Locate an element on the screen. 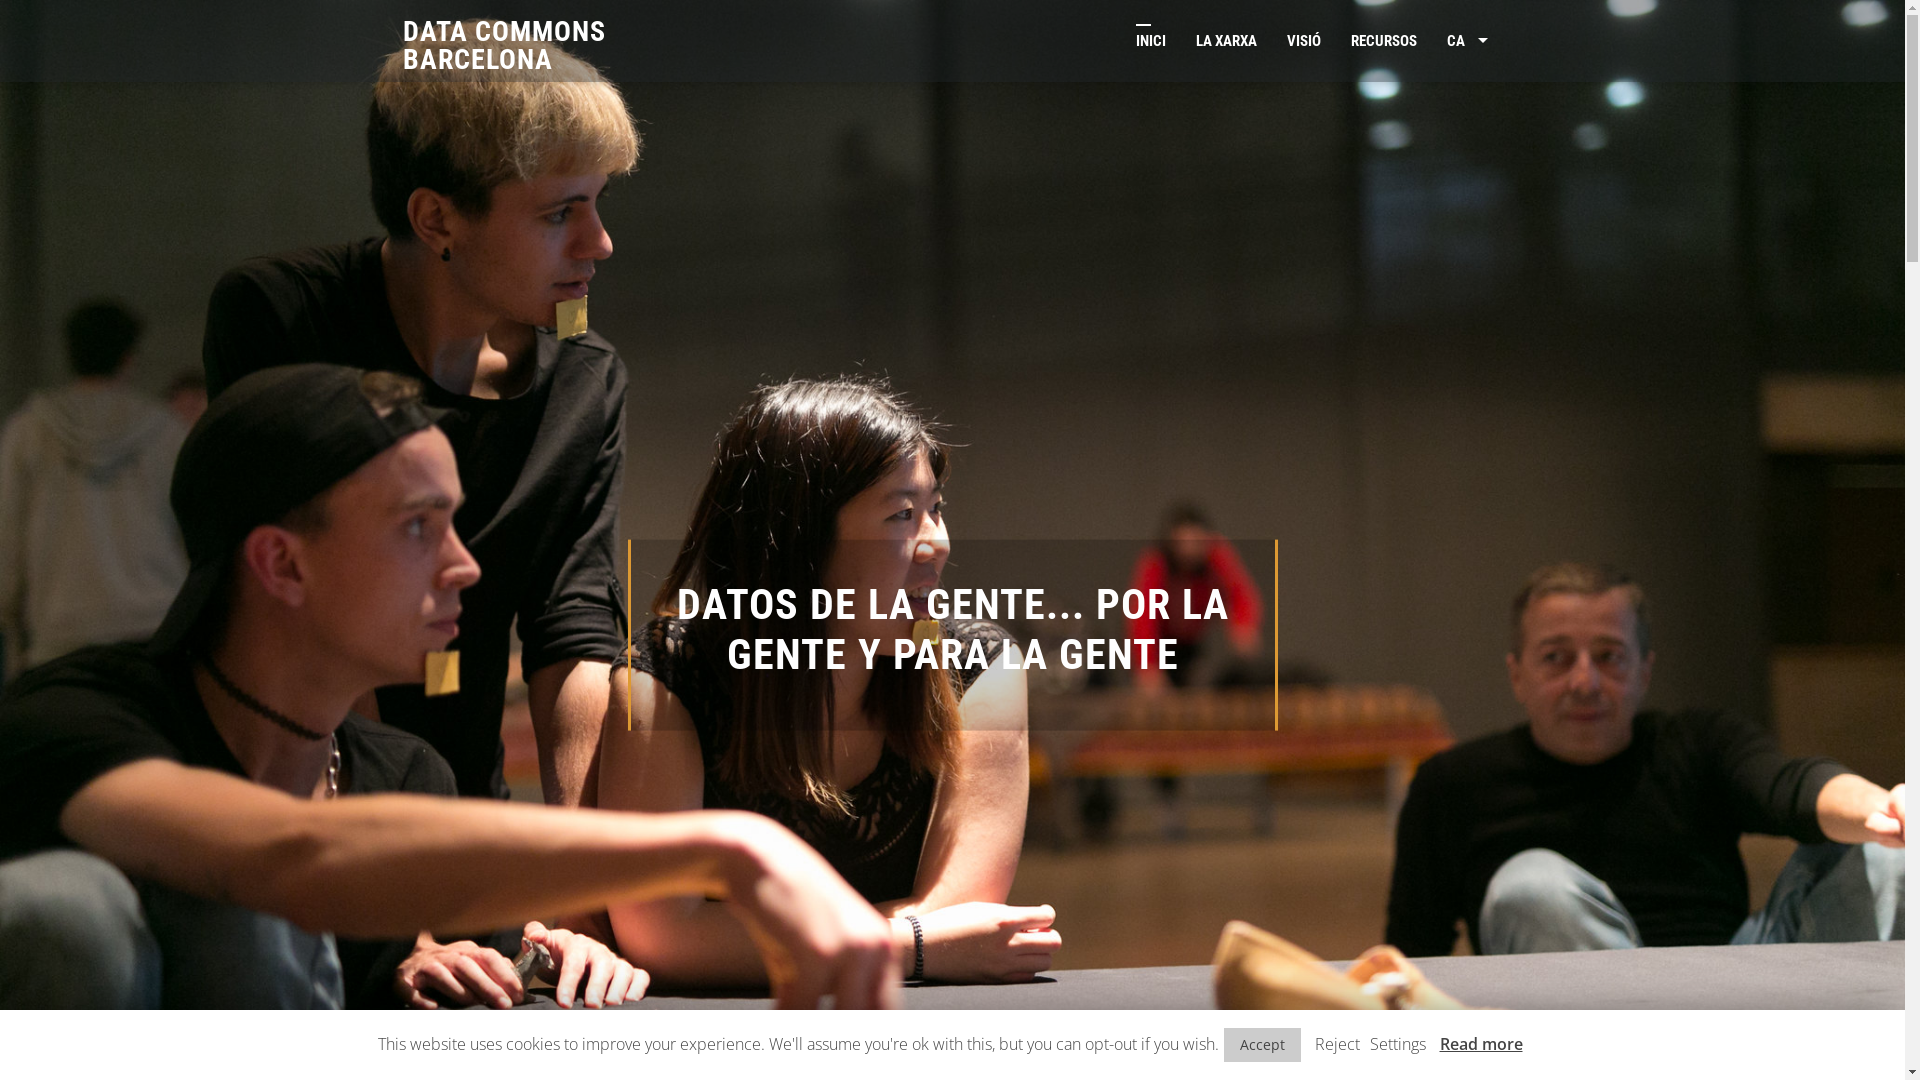 The image size is (1920, 1080). 'LA XARXA' is located at coordinates (1225, 41).